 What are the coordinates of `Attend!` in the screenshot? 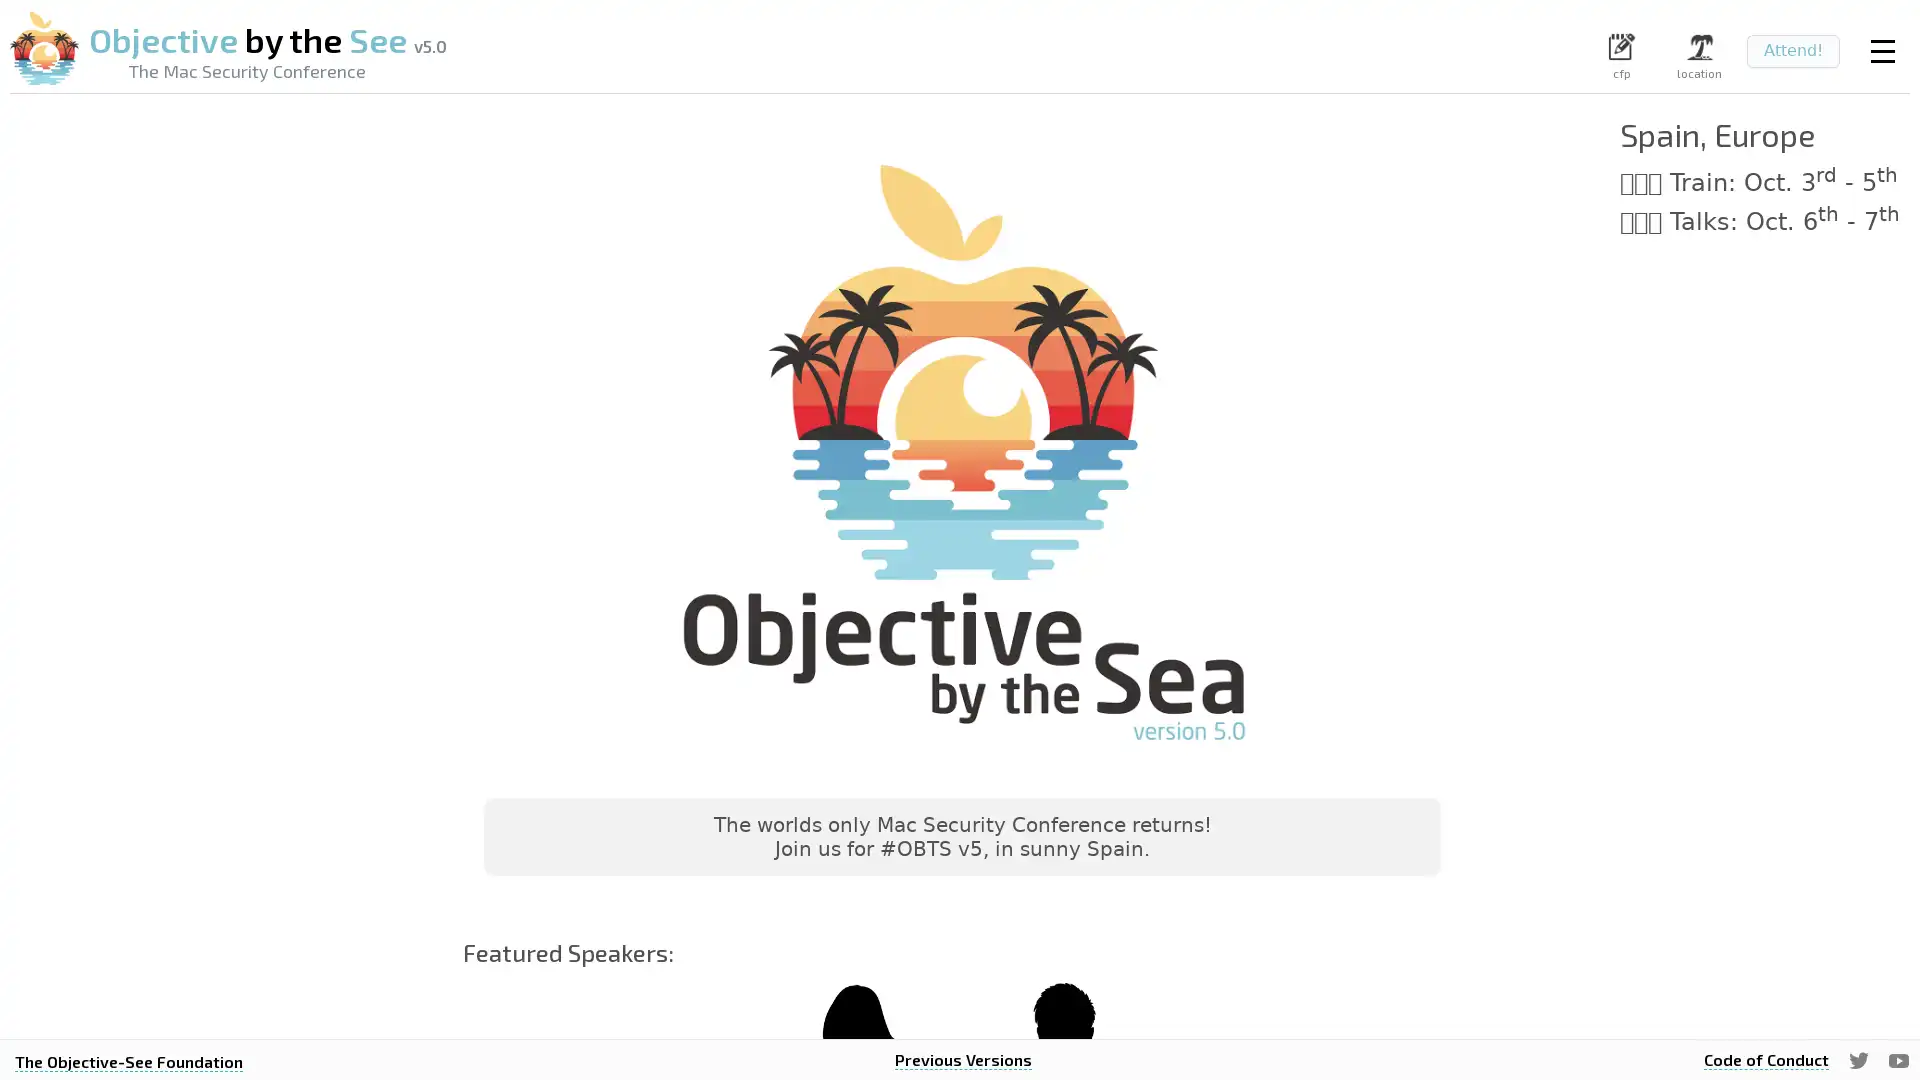 It's located at (1793, 50).